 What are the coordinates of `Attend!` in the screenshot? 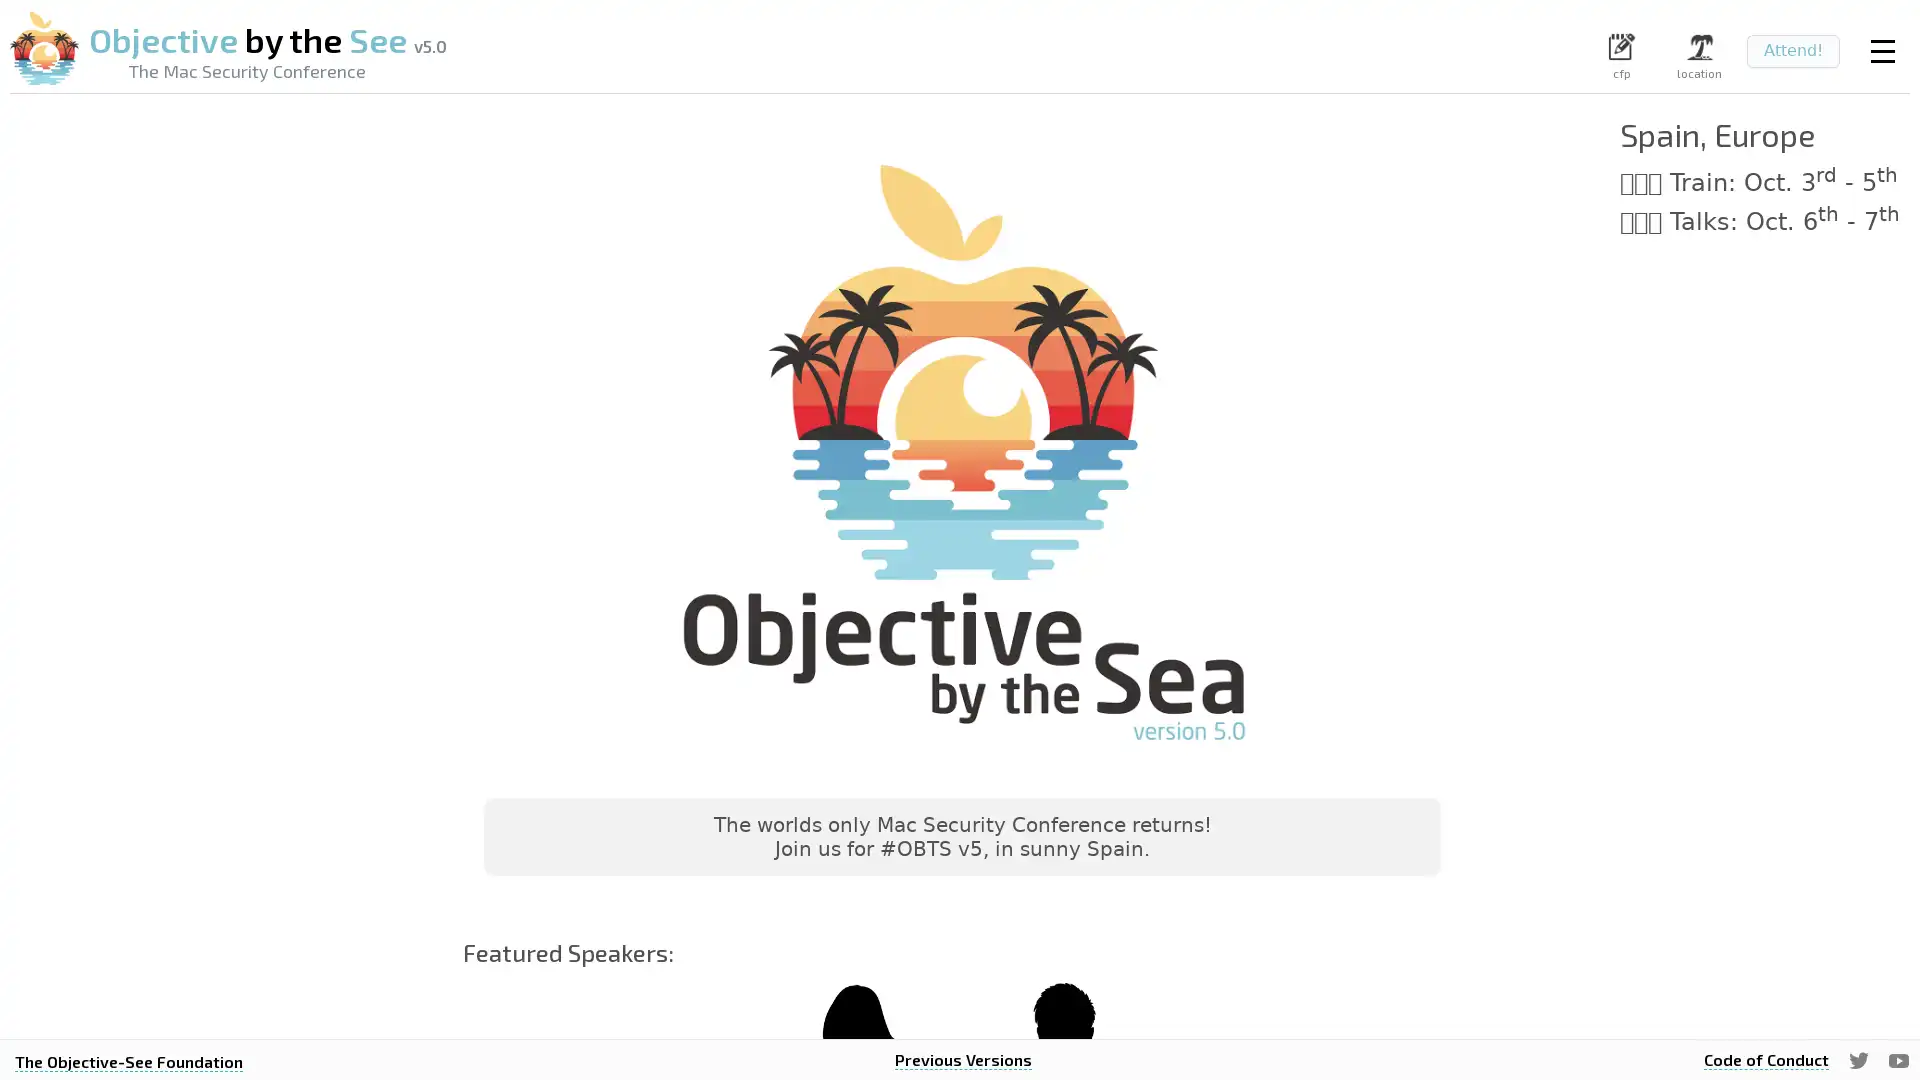 It's located at (1793, 50).